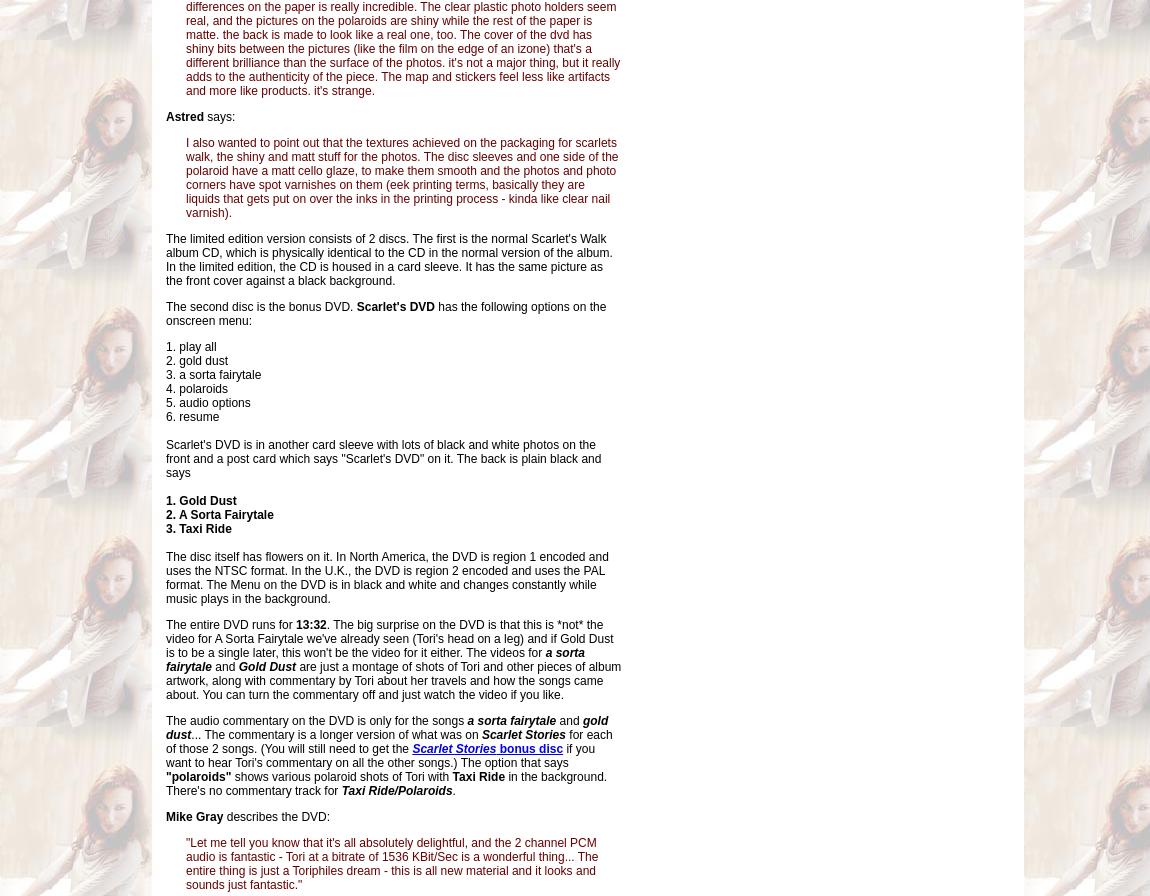  I want to click on 'The audio commentary on the DVD is only for the songs', so click(316, 721).